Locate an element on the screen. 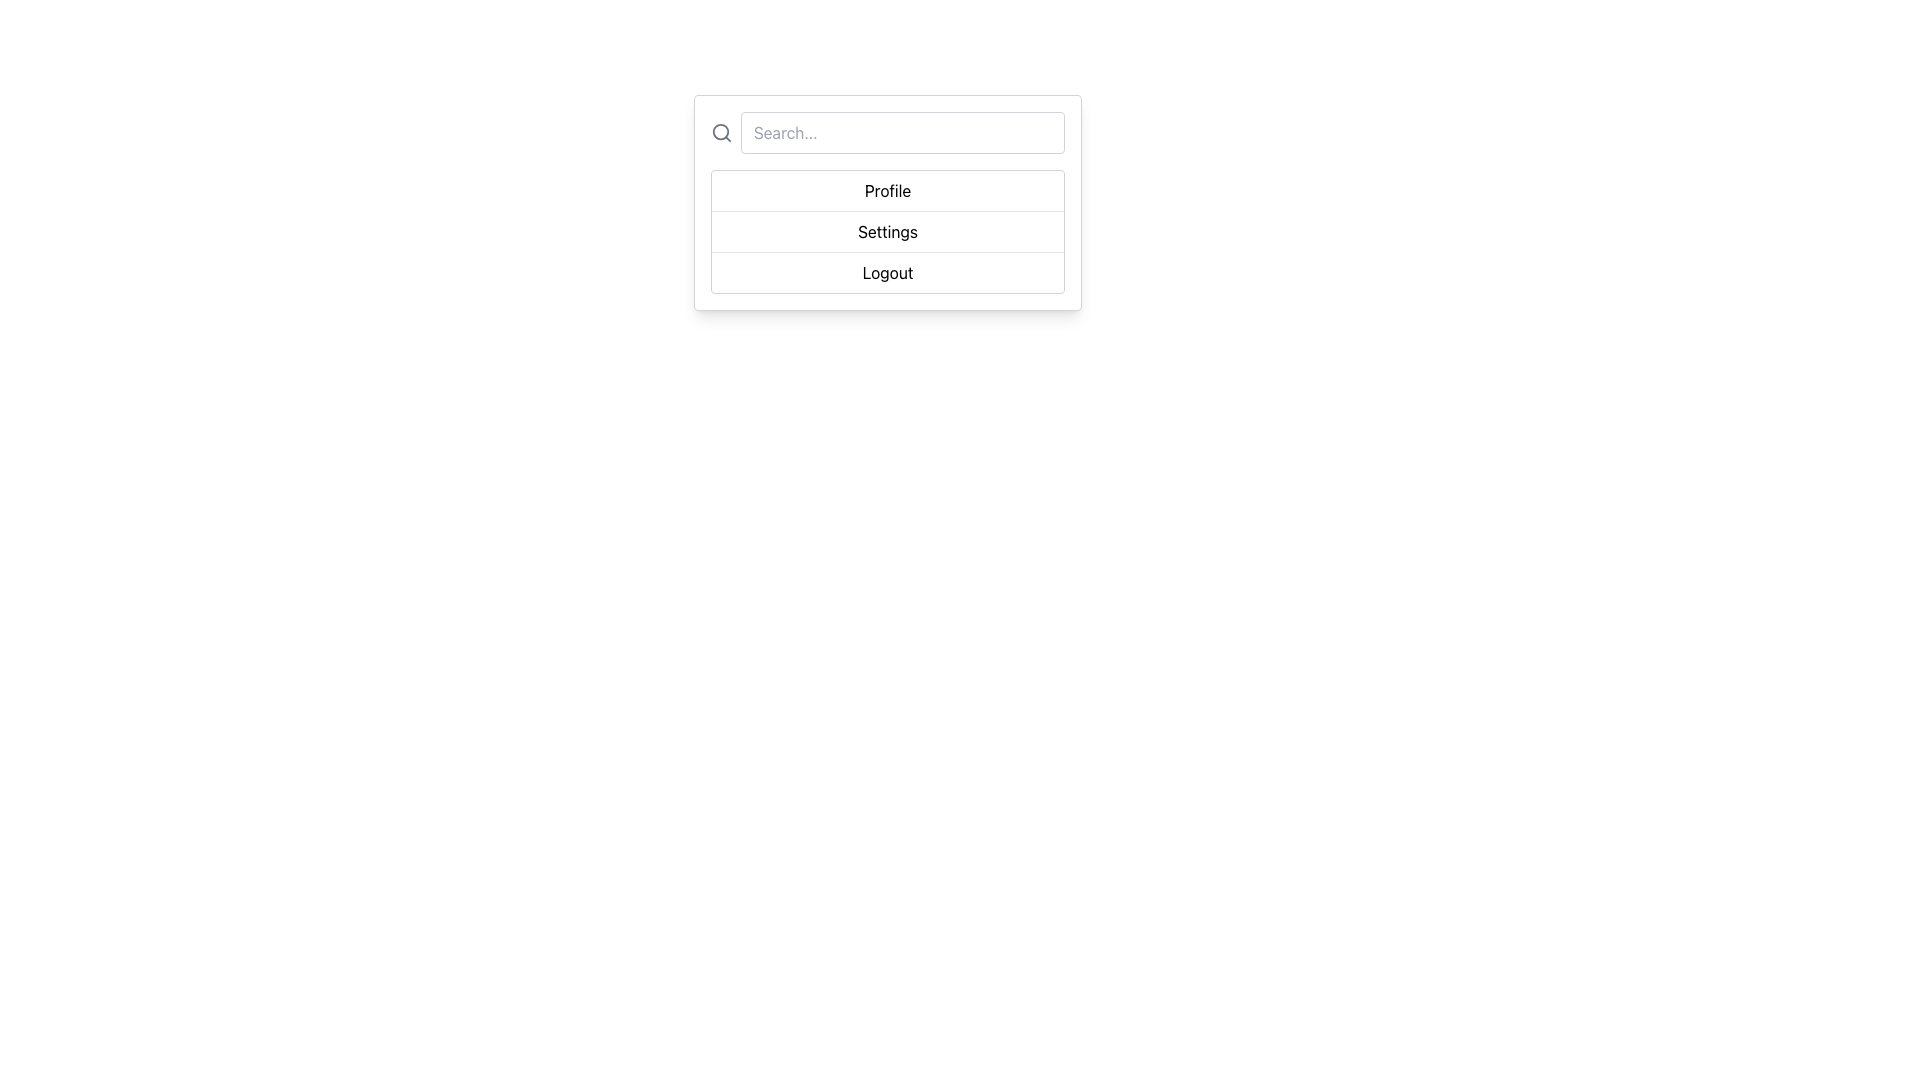 The width and height of the screenshot is (1920, 1080). the 'Settings' button, which is the second item in the dropdown menu containing 'Profile', 'Settings', and 'Logout' is located at coordinates (887, 230).